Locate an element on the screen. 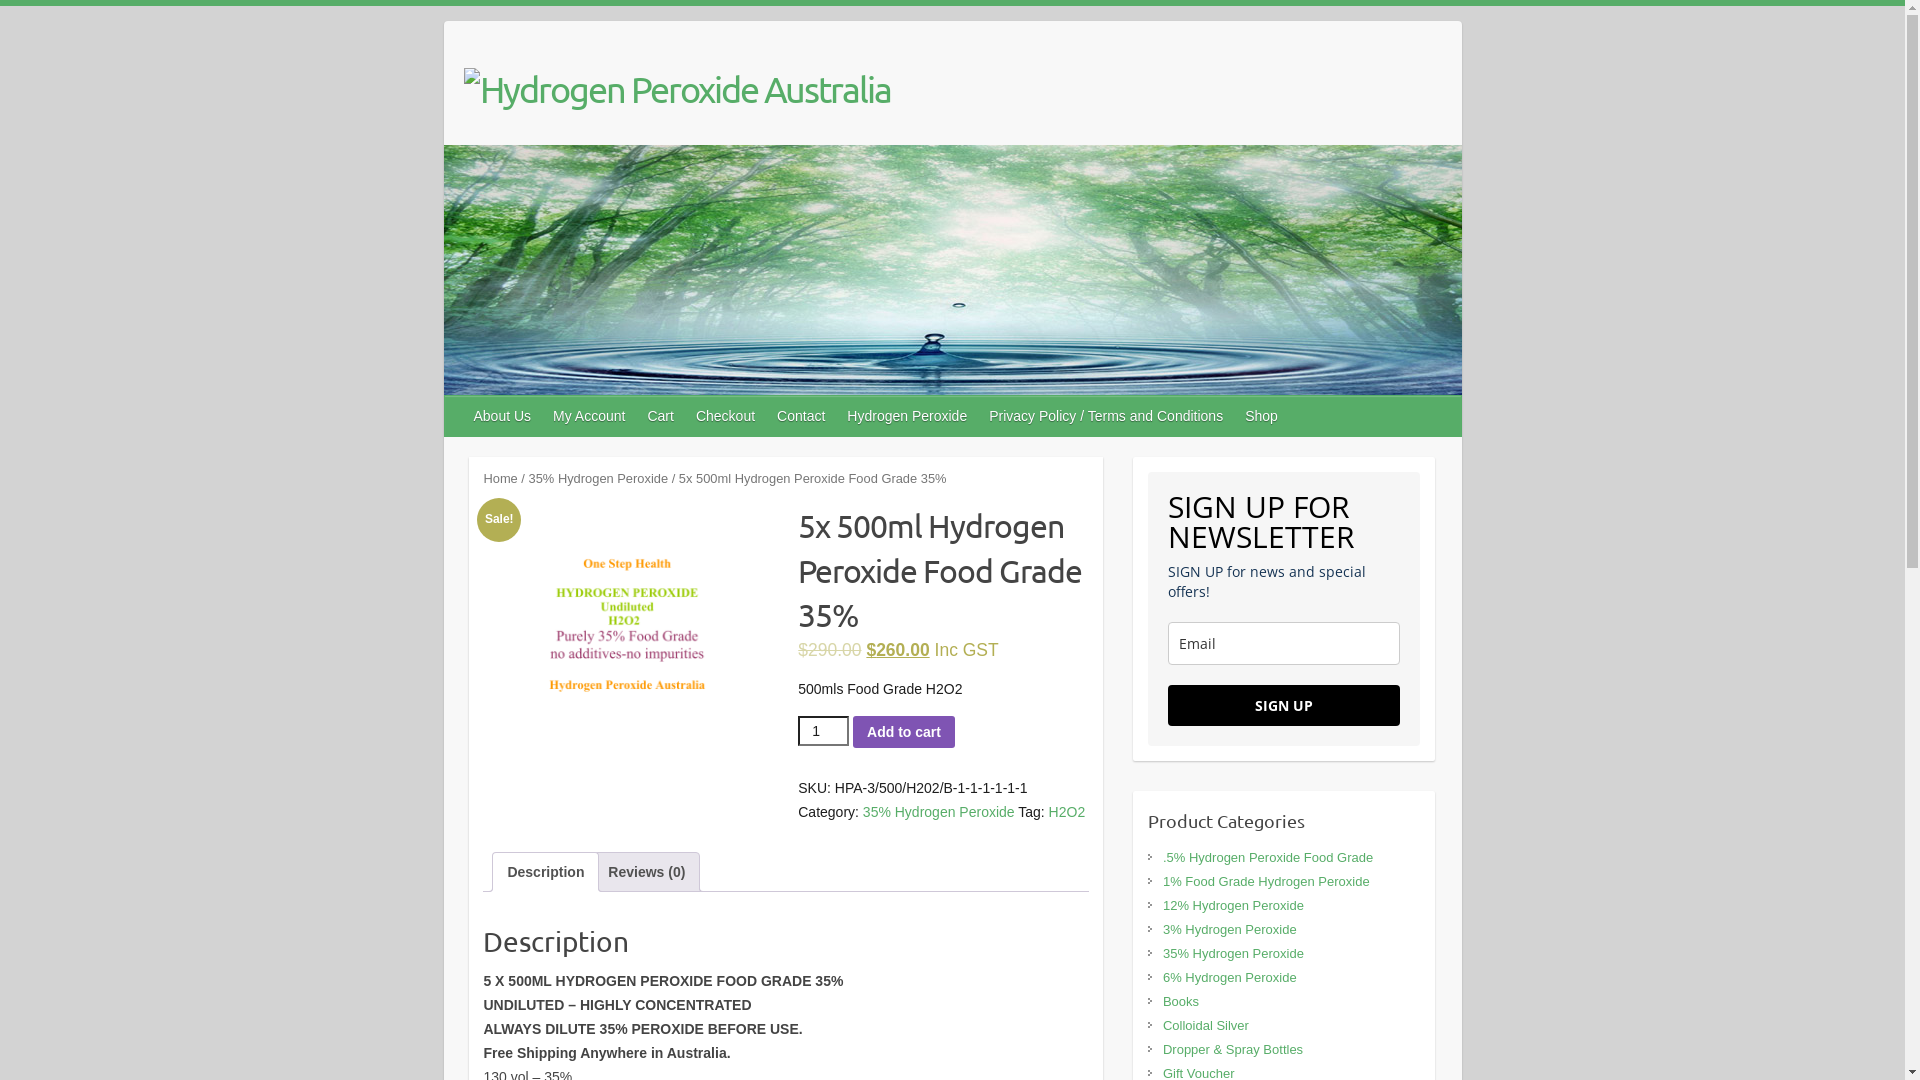  'Checkout' is located at coordinates (686, 415).